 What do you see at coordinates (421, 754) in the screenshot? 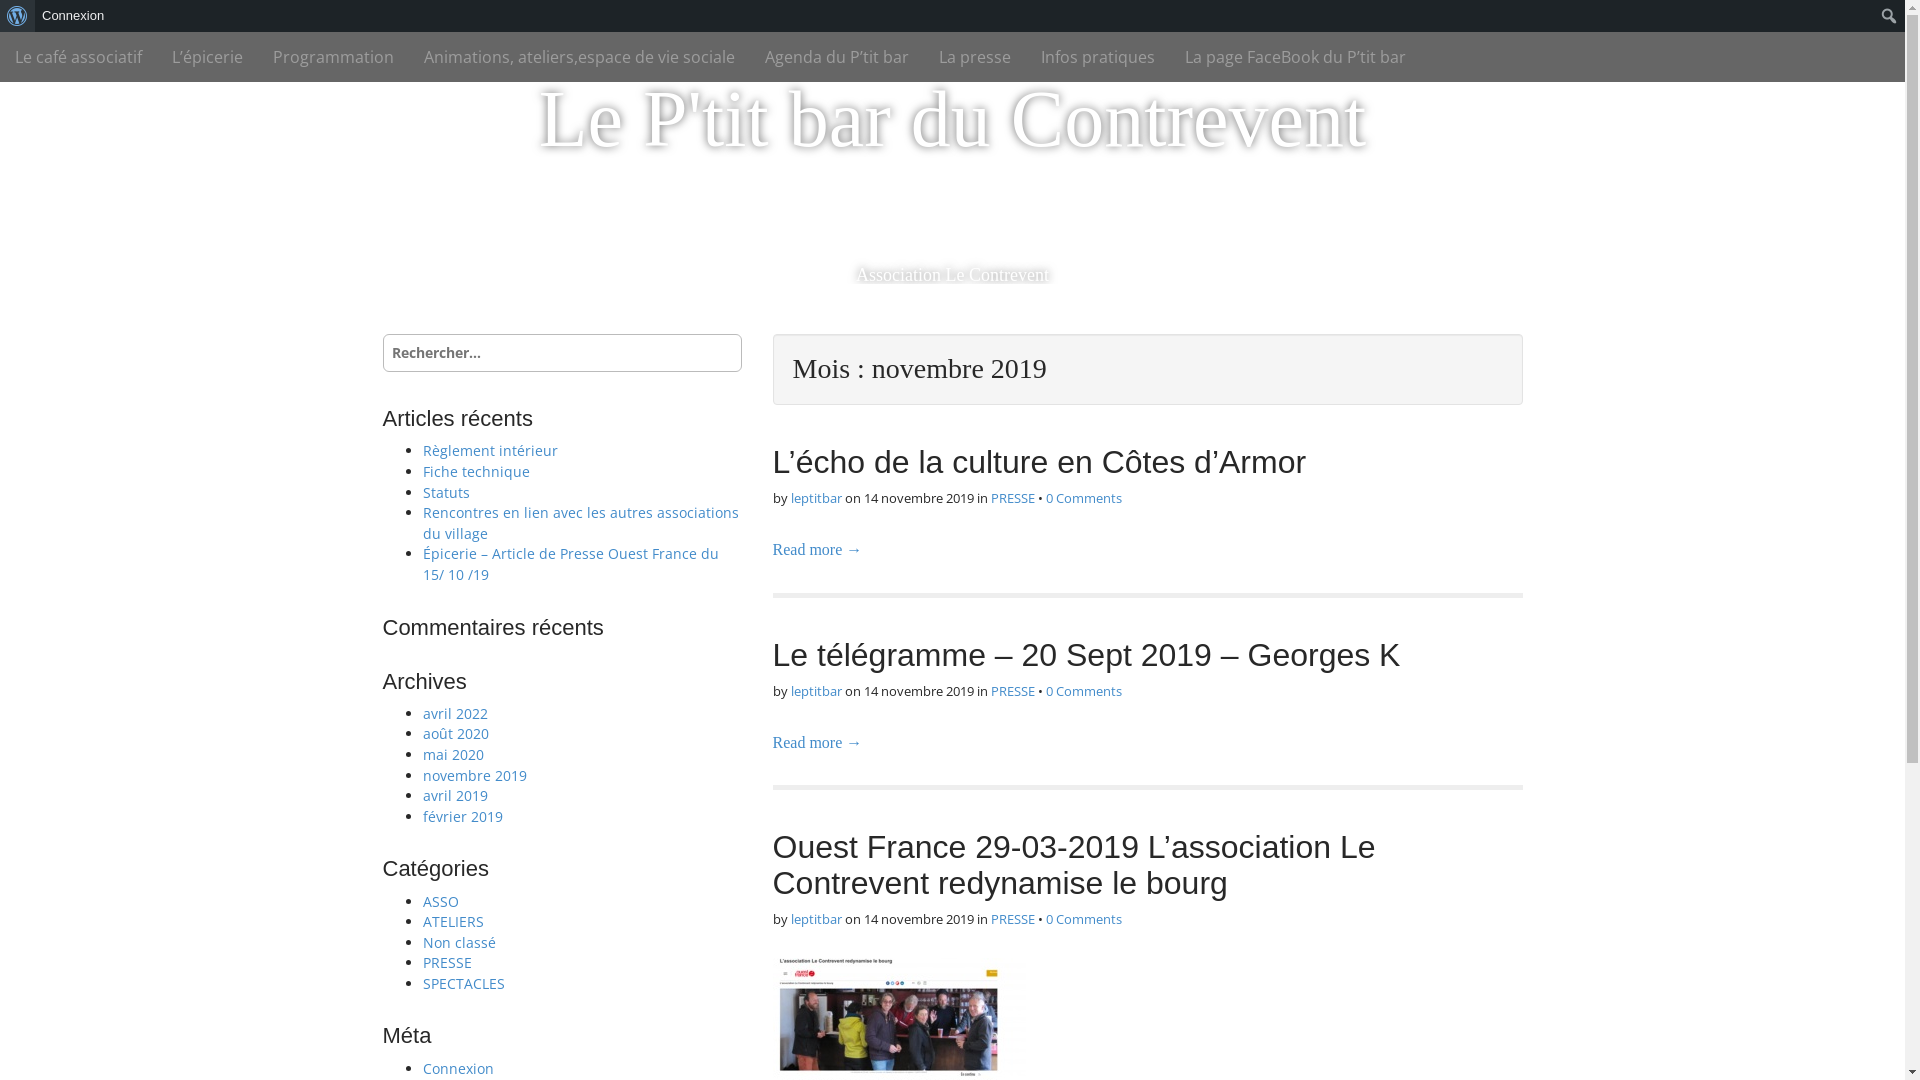
I see `'mai 2020'` at bounding box center [421, 754].